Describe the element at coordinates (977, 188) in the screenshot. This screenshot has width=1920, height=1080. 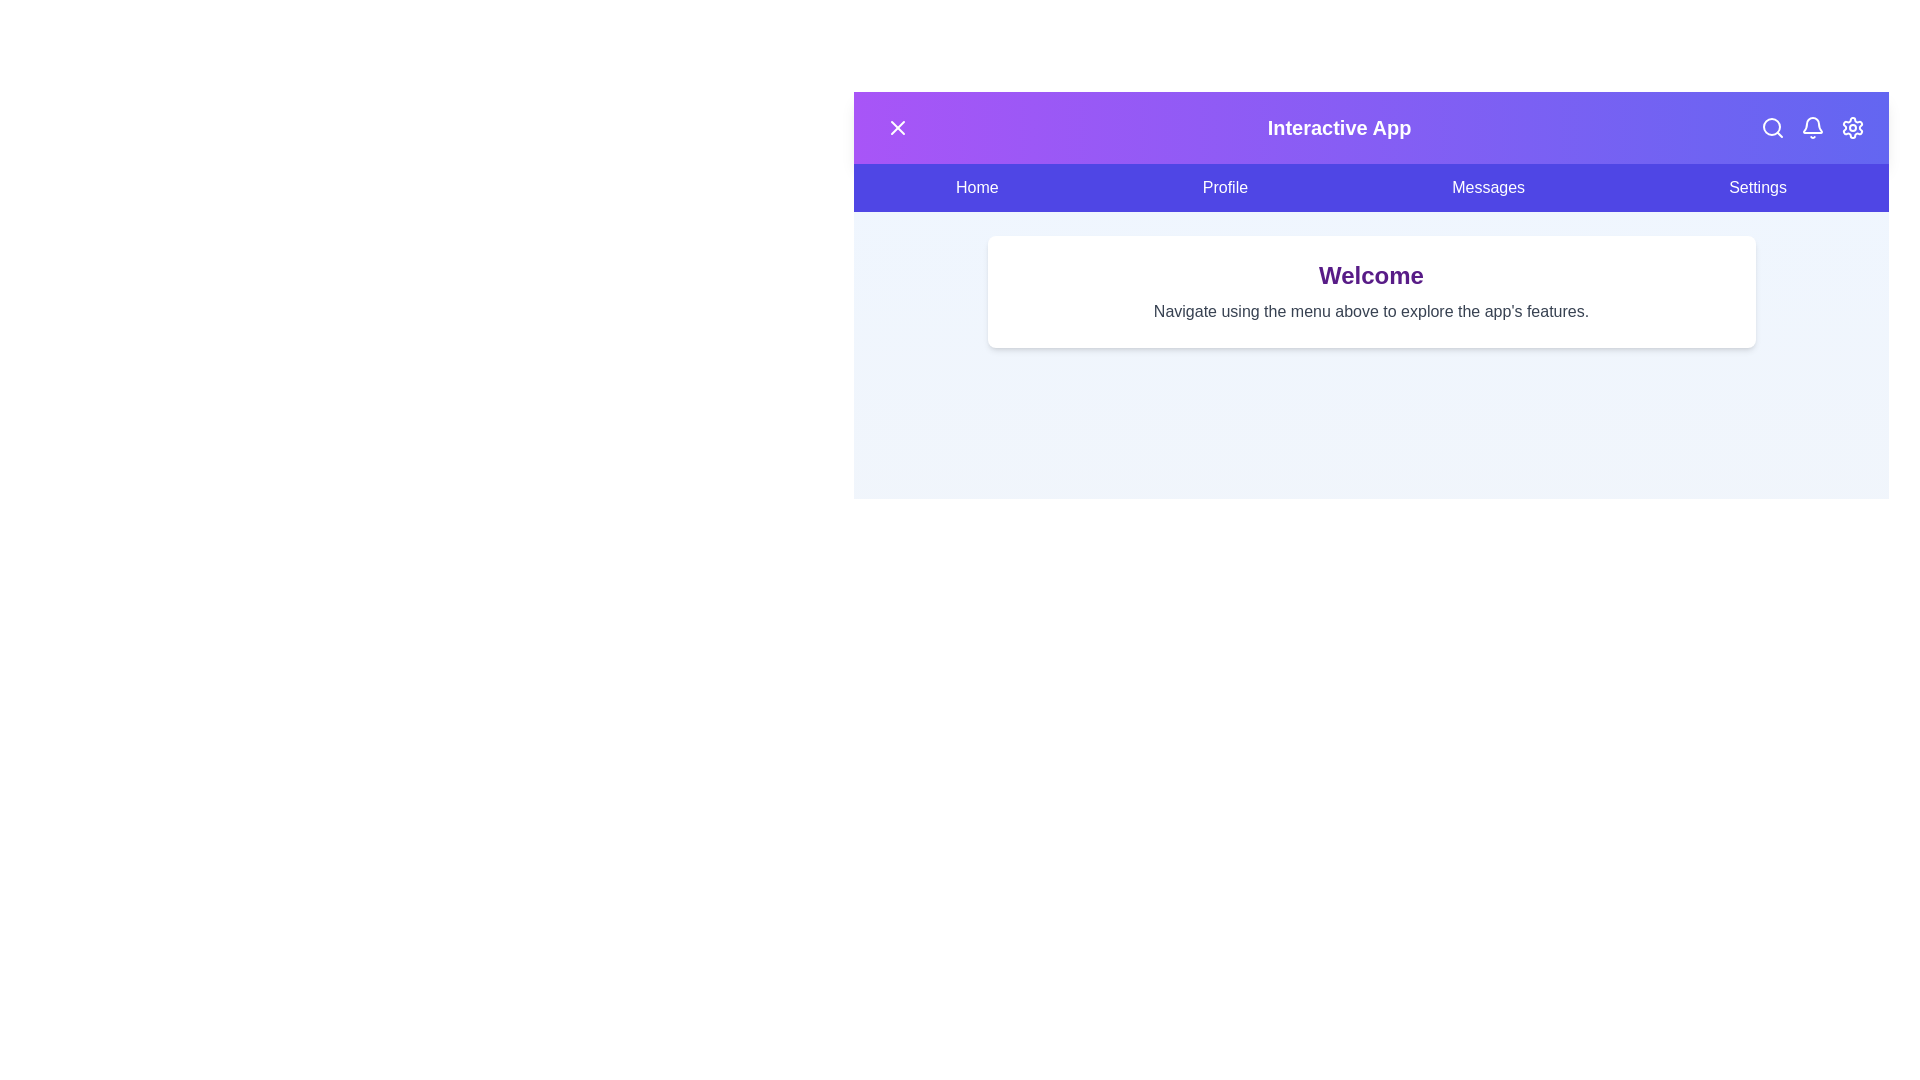
I see `the Home menu item to navigate to the respective section` at that location.